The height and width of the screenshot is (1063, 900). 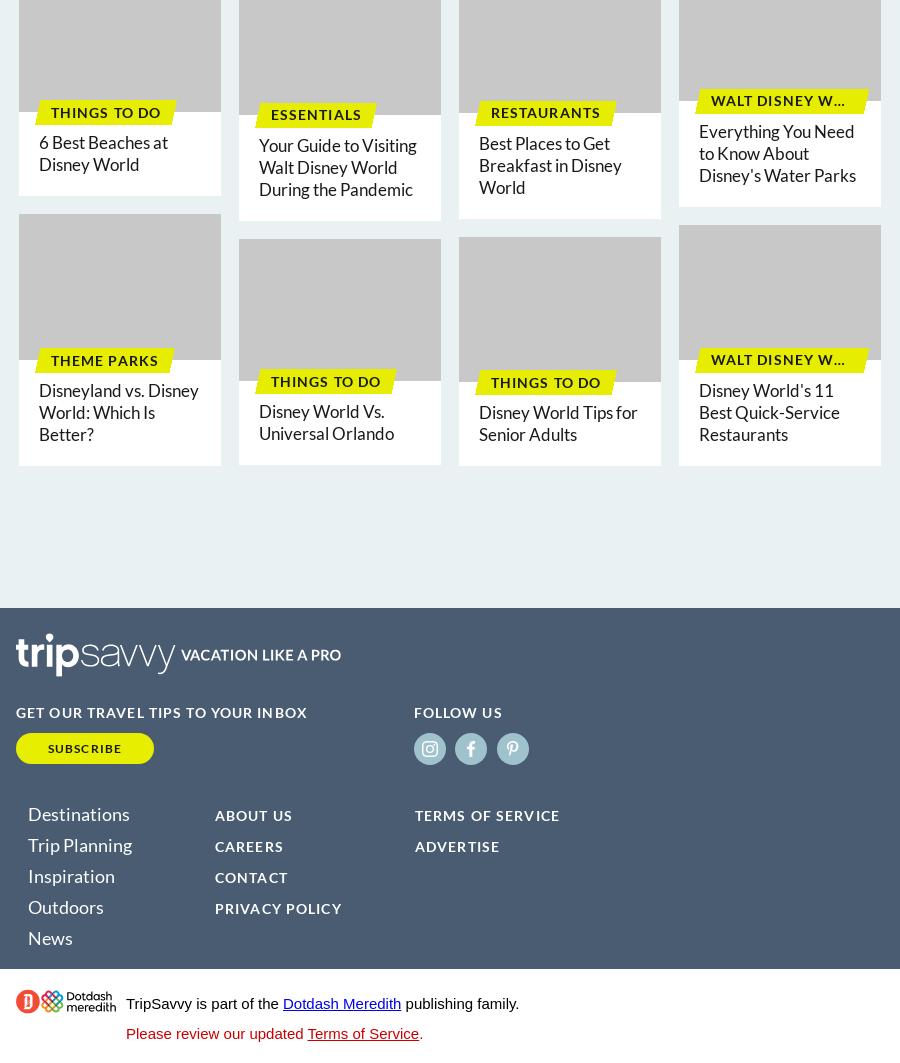 I want to click on '6 Best Beaches at Disney World', so click(x=102, y=153).